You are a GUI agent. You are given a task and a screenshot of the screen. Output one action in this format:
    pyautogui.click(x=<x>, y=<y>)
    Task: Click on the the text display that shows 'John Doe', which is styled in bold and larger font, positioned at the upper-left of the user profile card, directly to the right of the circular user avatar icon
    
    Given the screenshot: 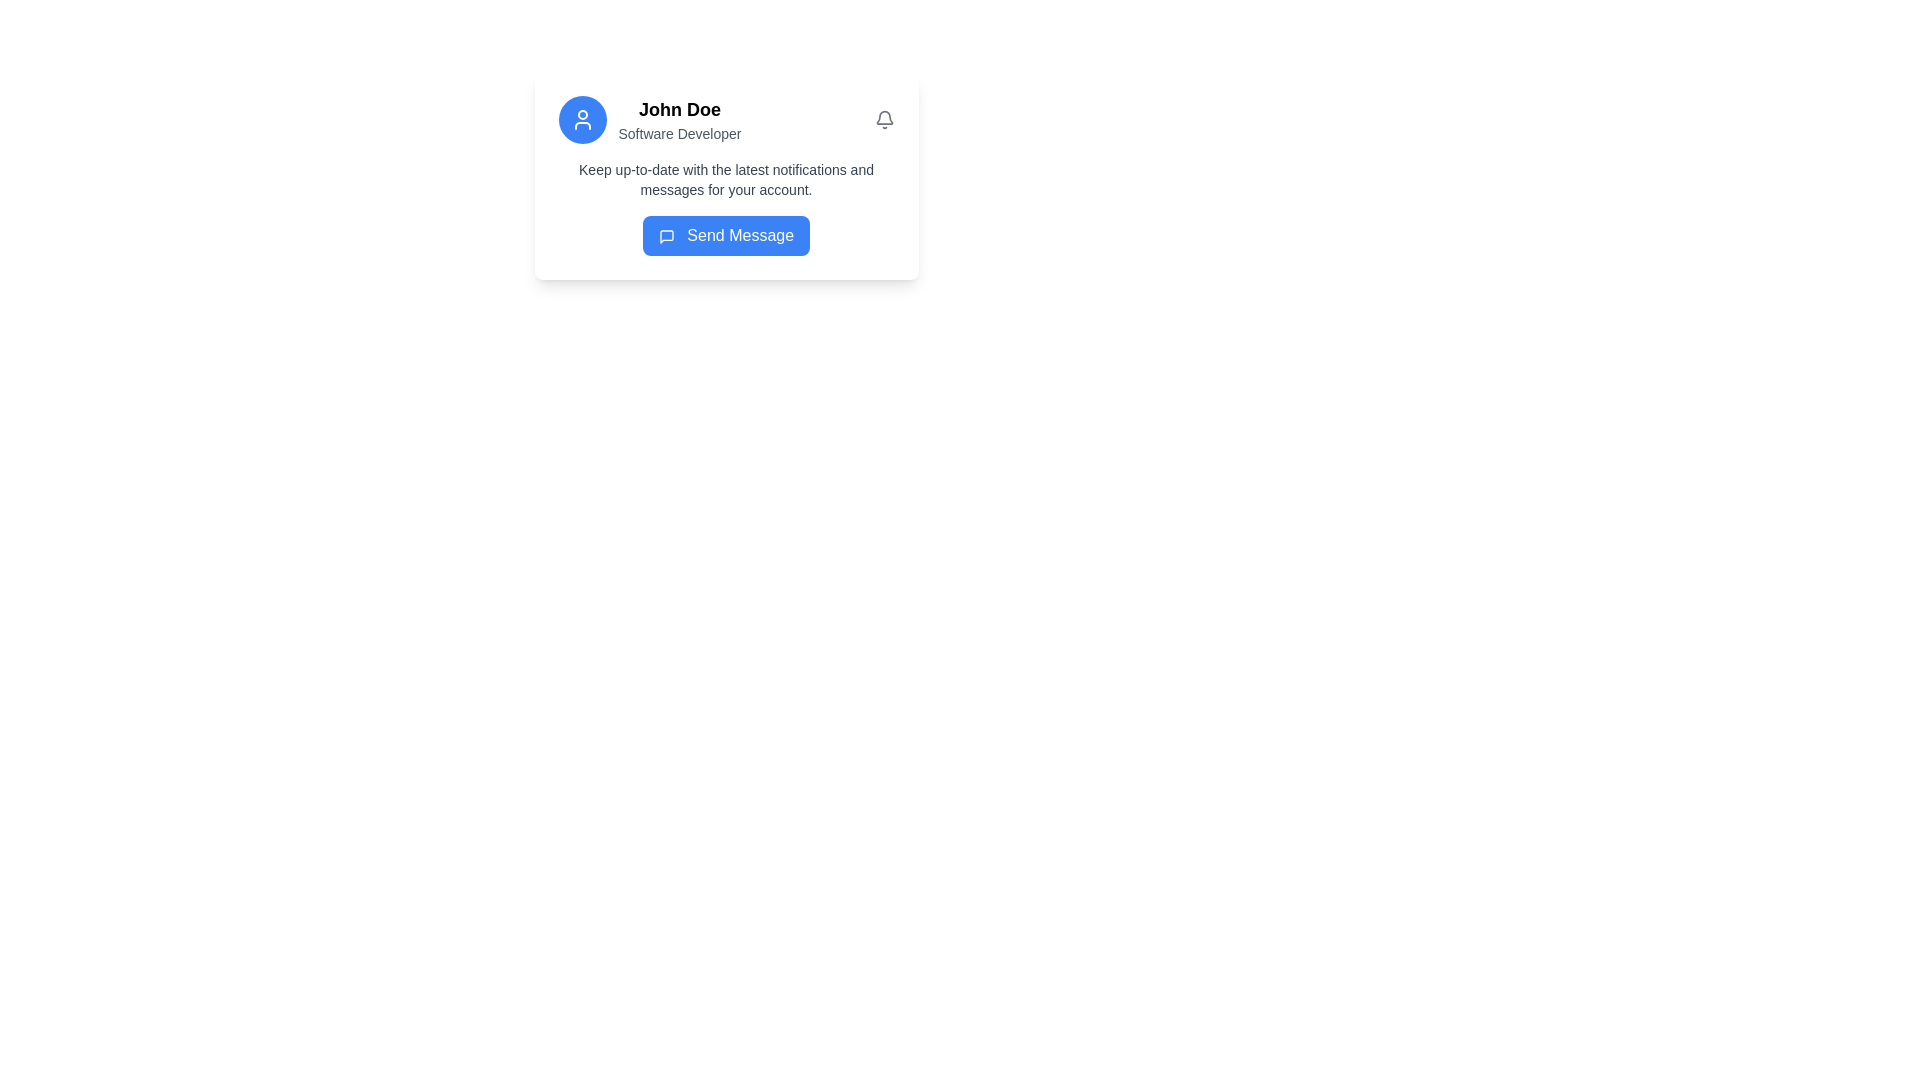 What is the action you would take?
    pyautogui.click(x=680, y=110)
    